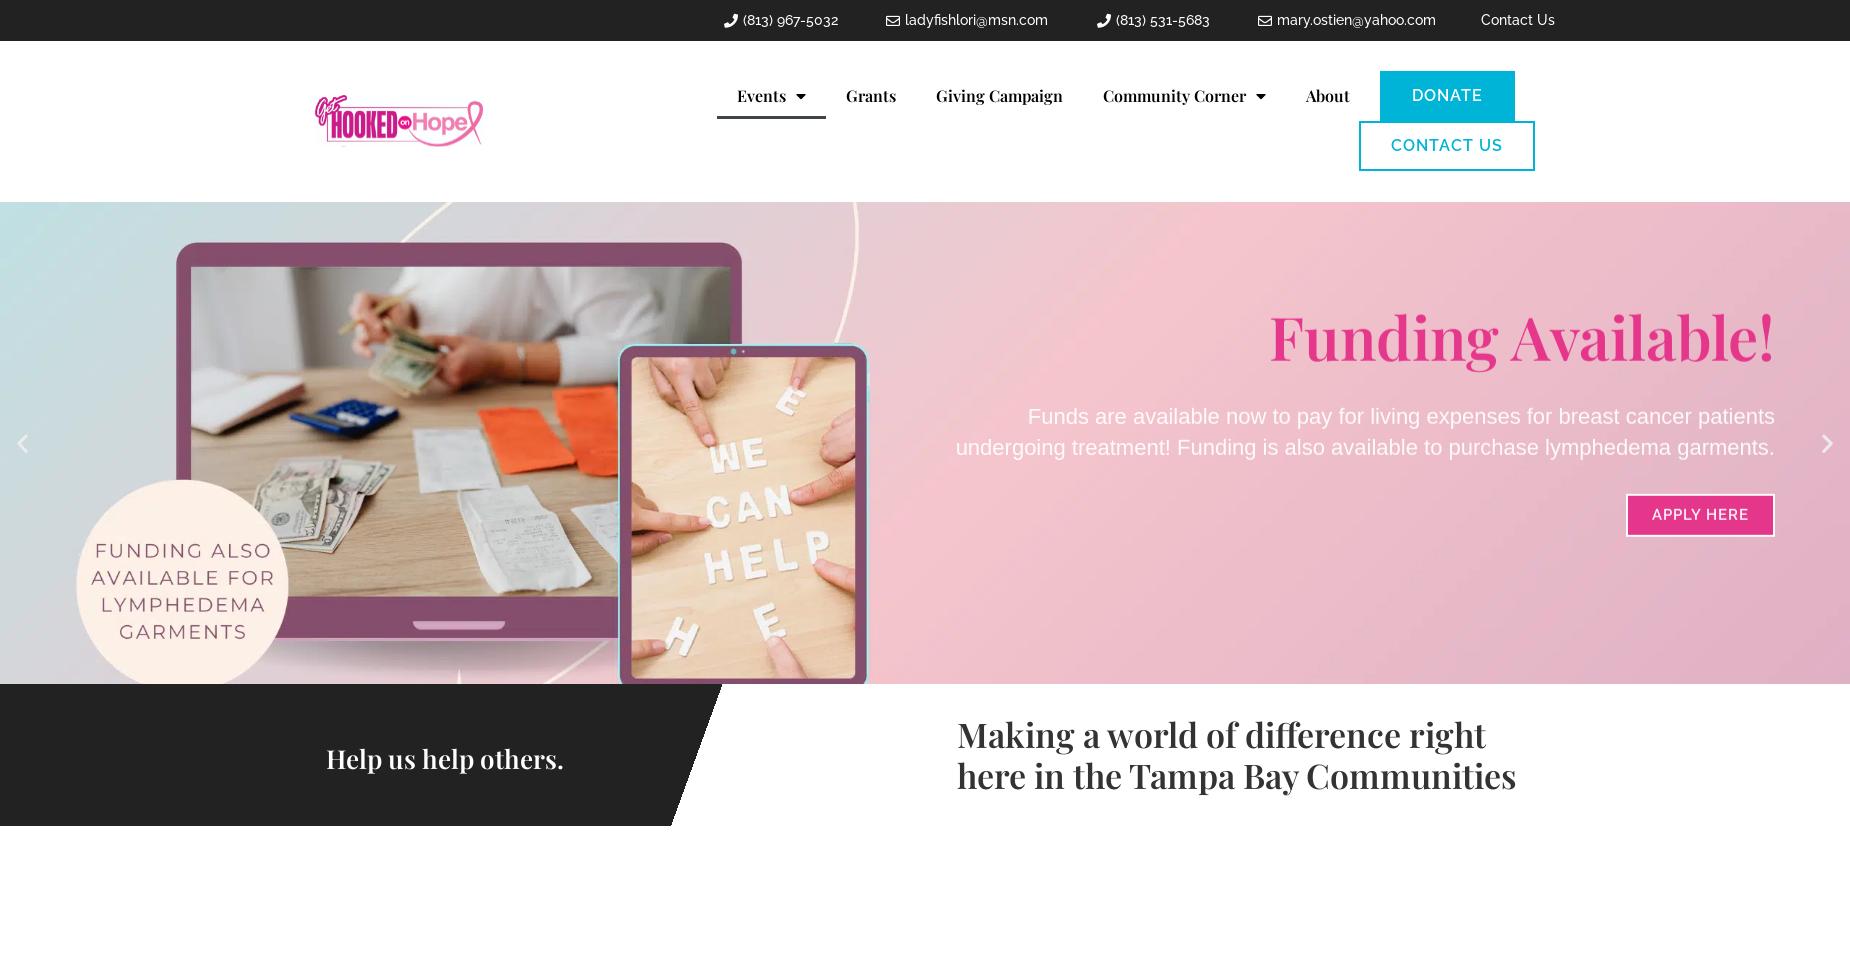 The width and height of the screenshot is (1850, 974). I want to click on '(813) 531-5683', so click(1113, 19).